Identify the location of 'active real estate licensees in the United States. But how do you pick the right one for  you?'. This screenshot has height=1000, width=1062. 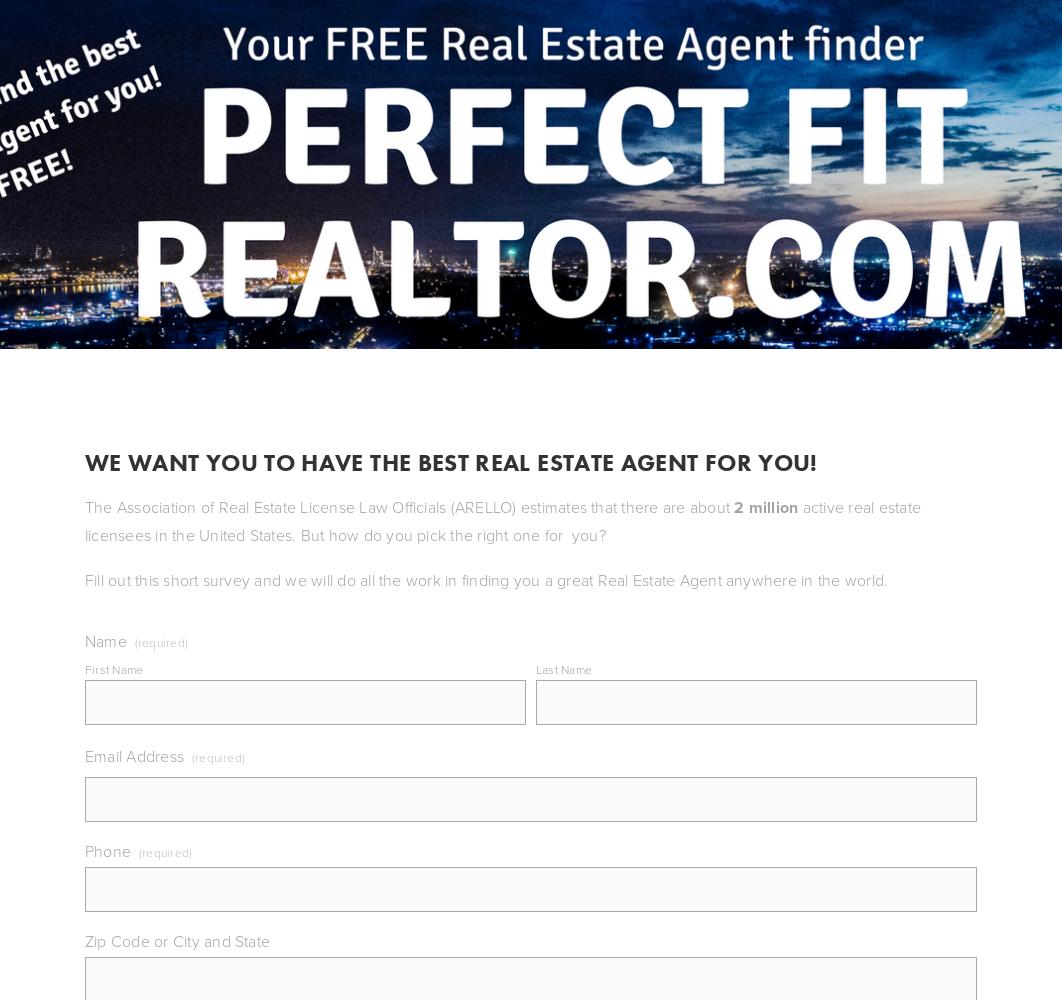
(501, 521).